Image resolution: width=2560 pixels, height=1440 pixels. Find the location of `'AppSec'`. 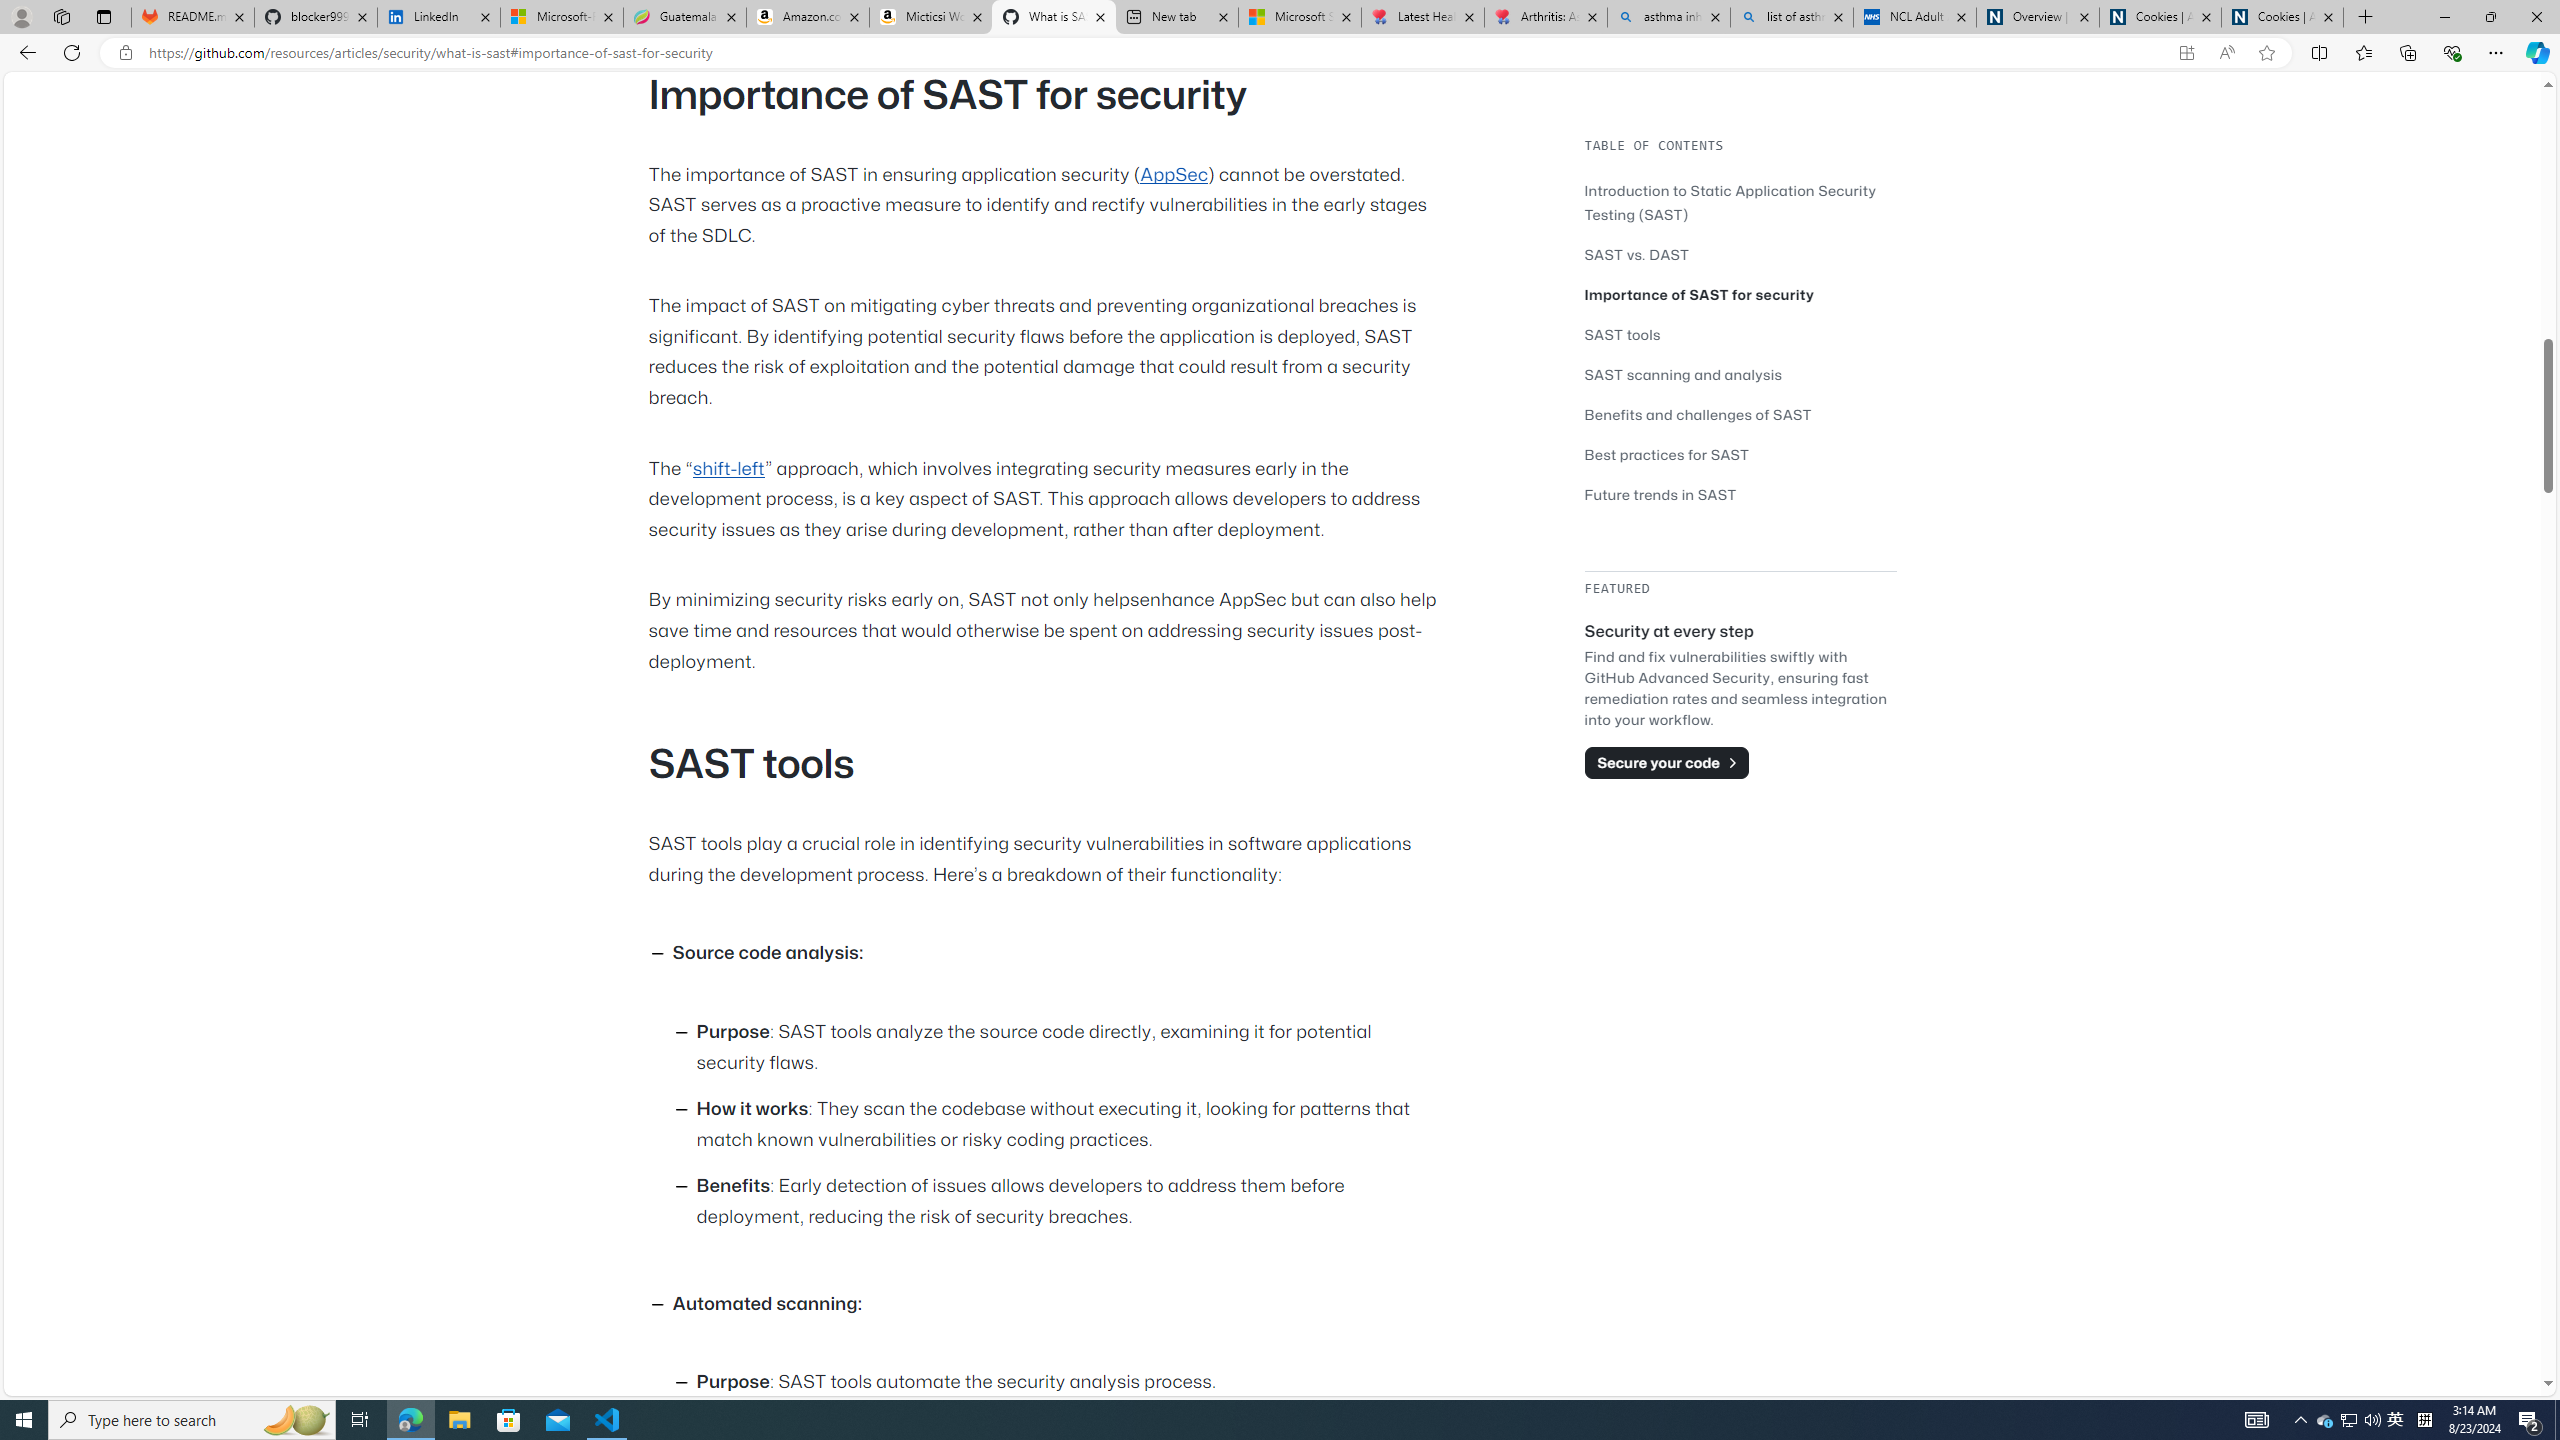

'AppSec' is located at coordinates (1173, 173).